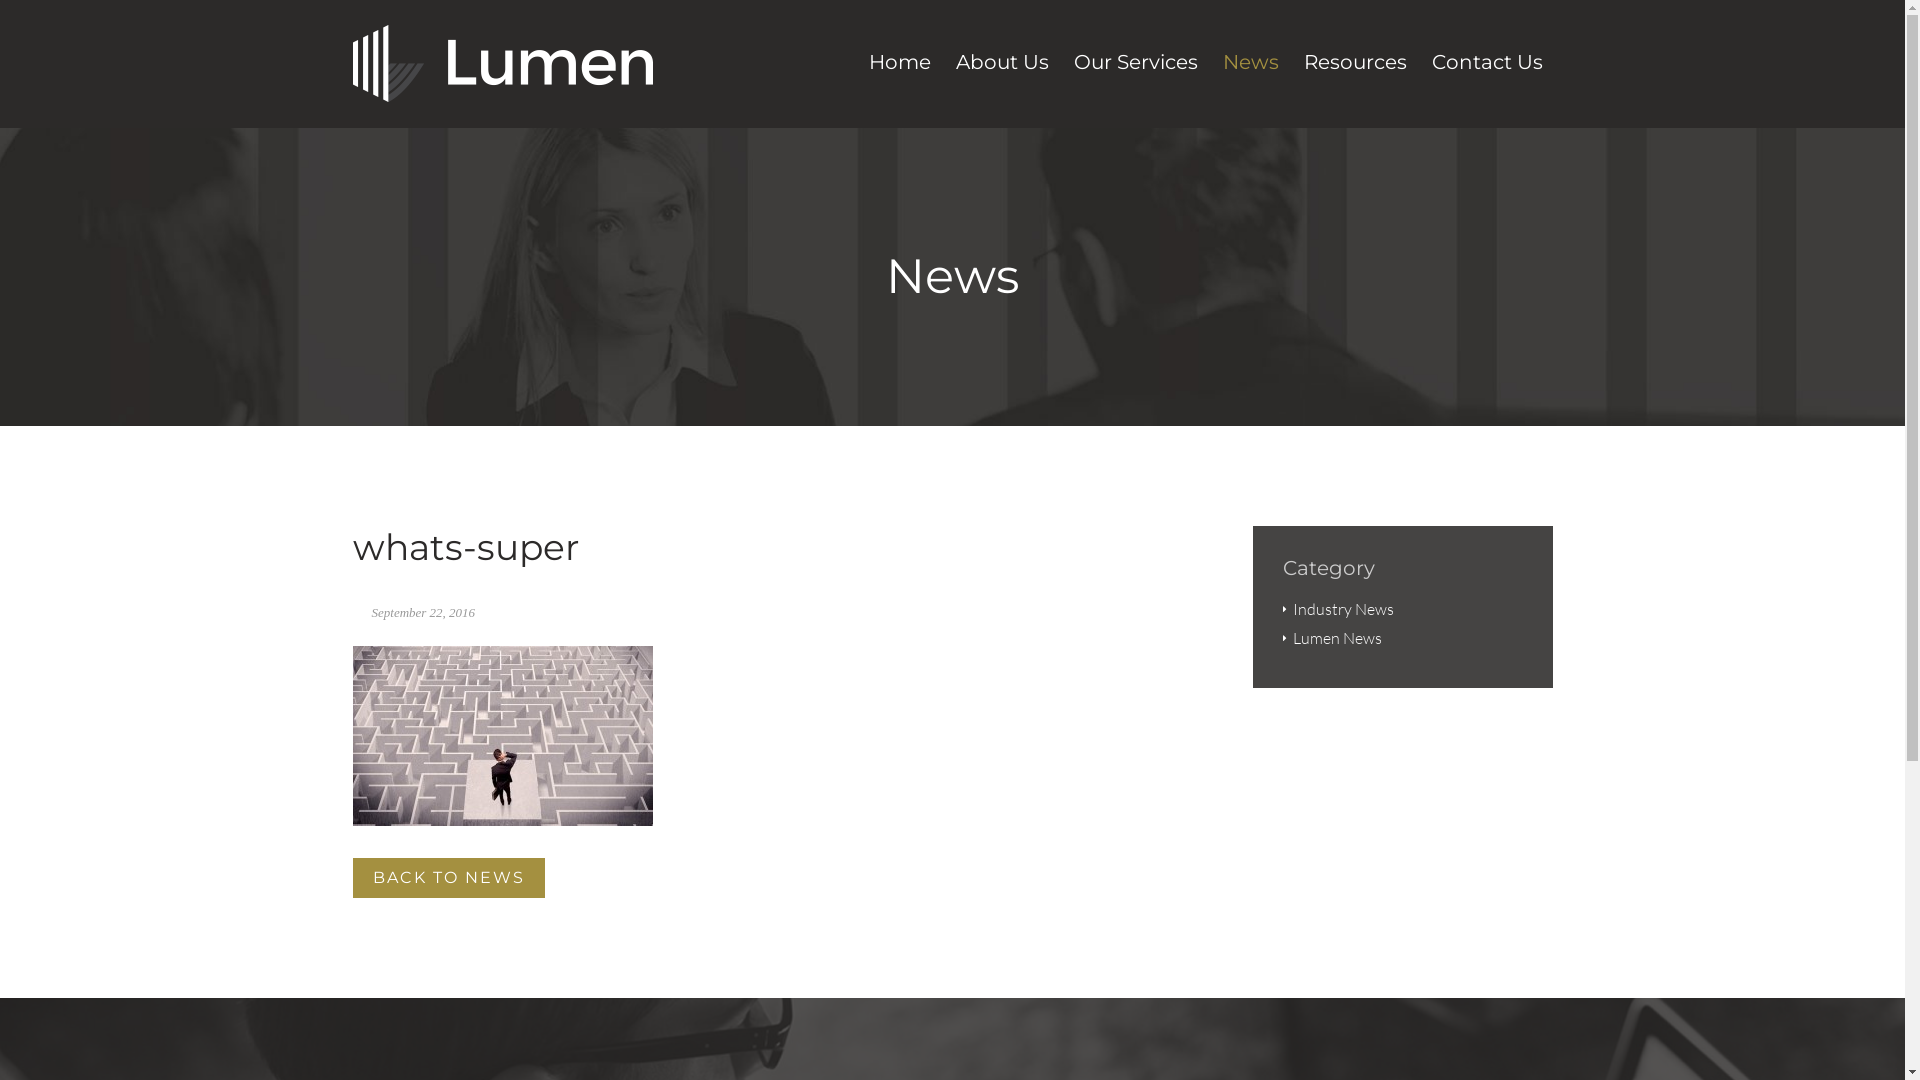 This screenshot has height=1080, width=1920. Describe the element at coordinates (446, 877) in the screenshot. I see `'BACK TO NEWS'` at that location.